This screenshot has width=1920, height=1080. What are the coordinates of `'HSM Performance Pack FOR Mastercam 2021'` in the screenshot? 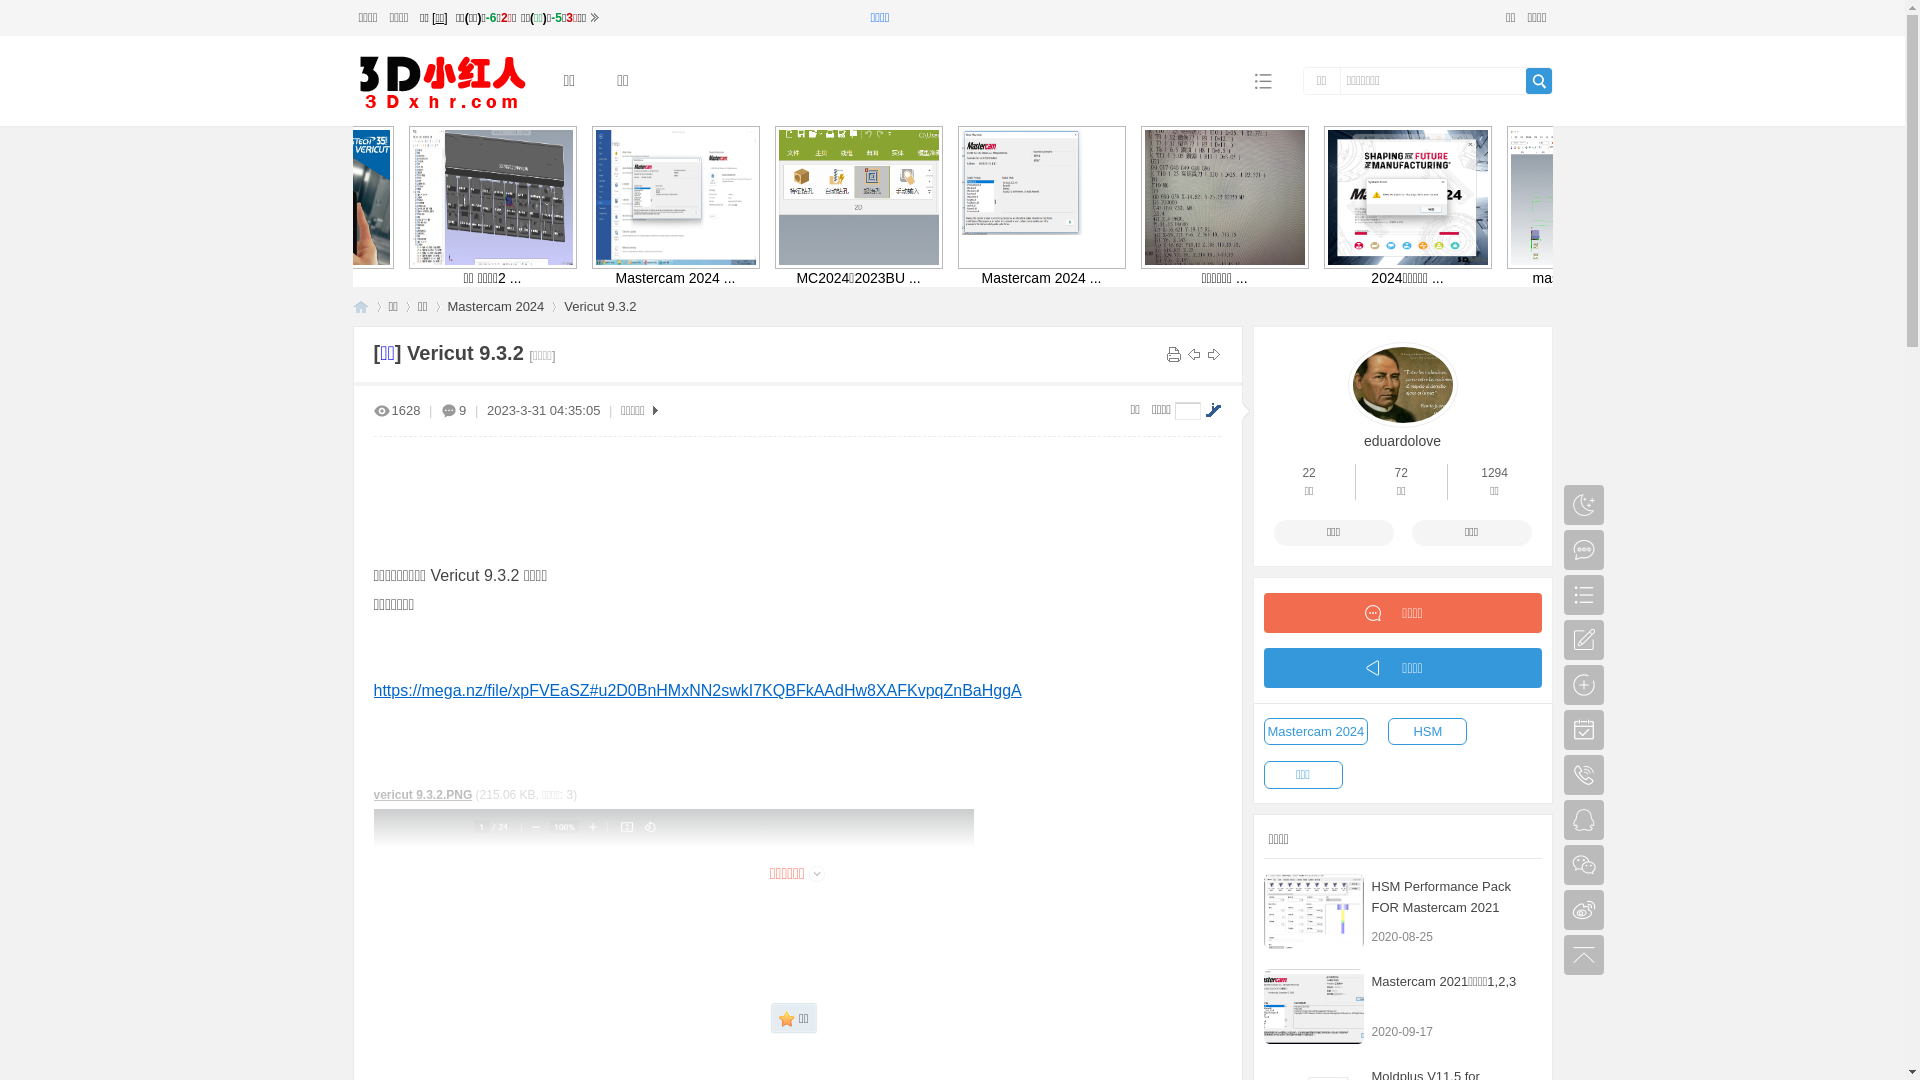 It's located at (1314, 911).